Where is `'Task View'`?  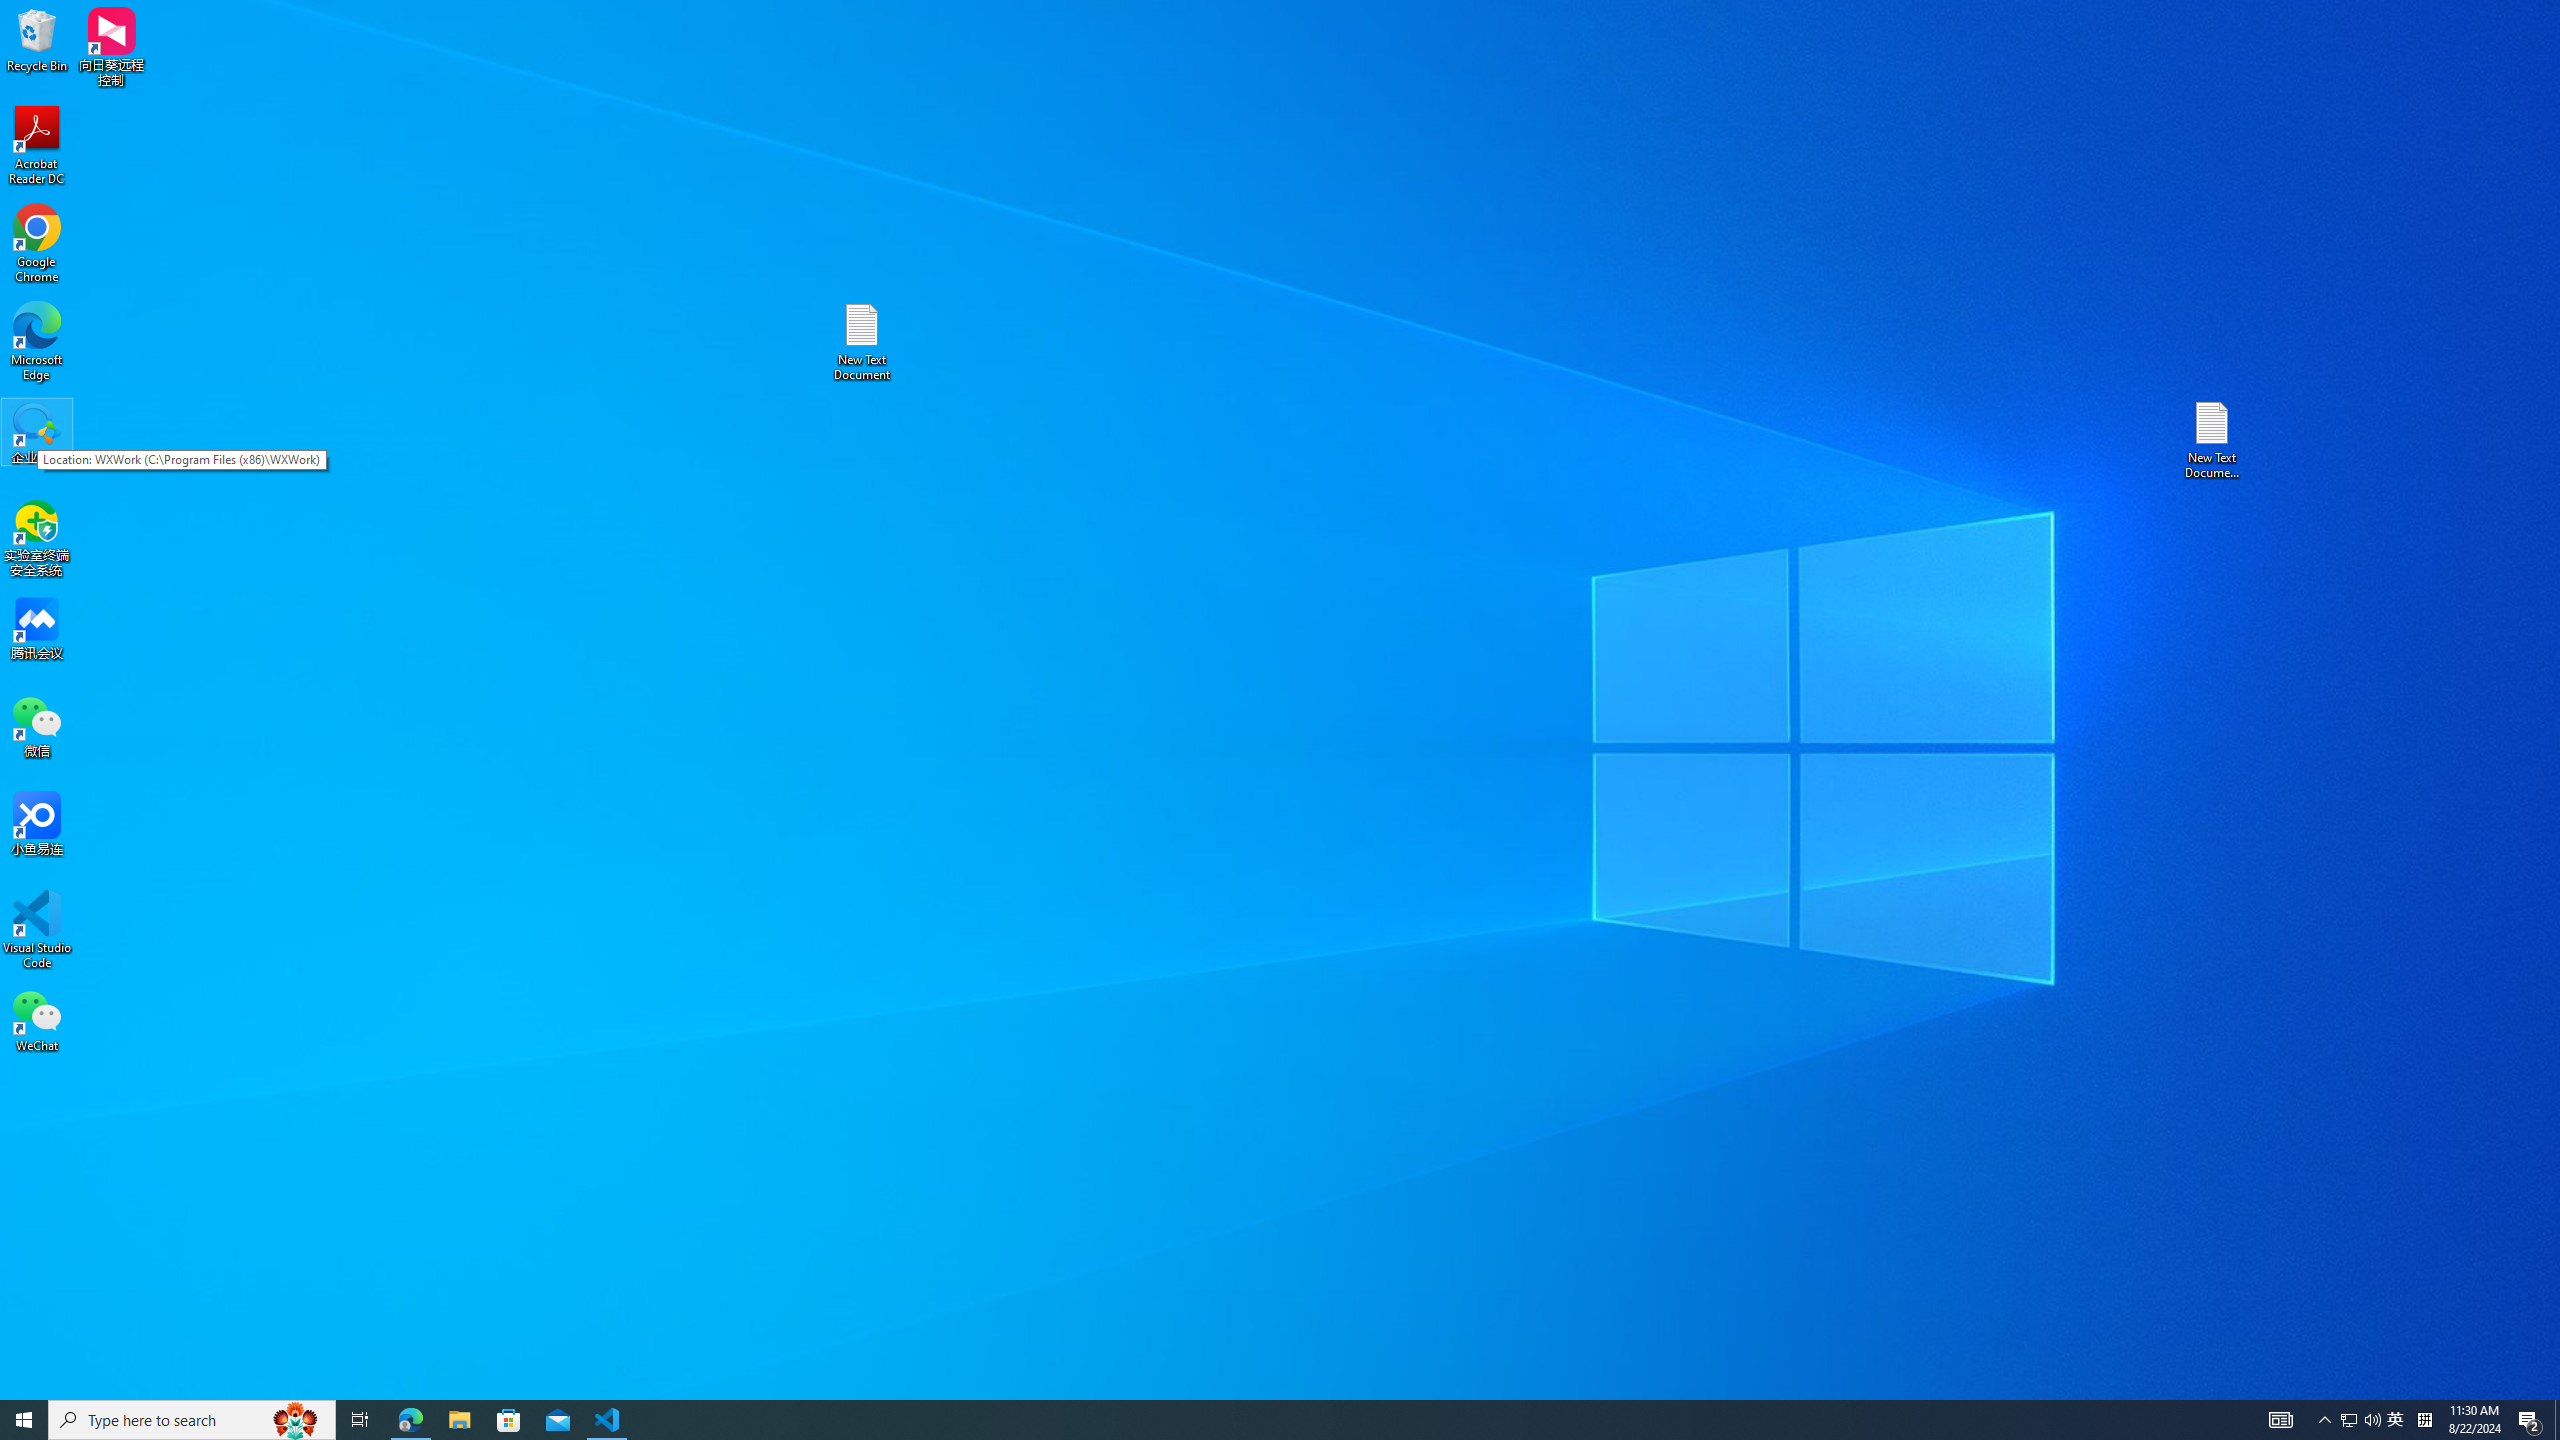
'Task View' is located at coordinates (358, 1418).